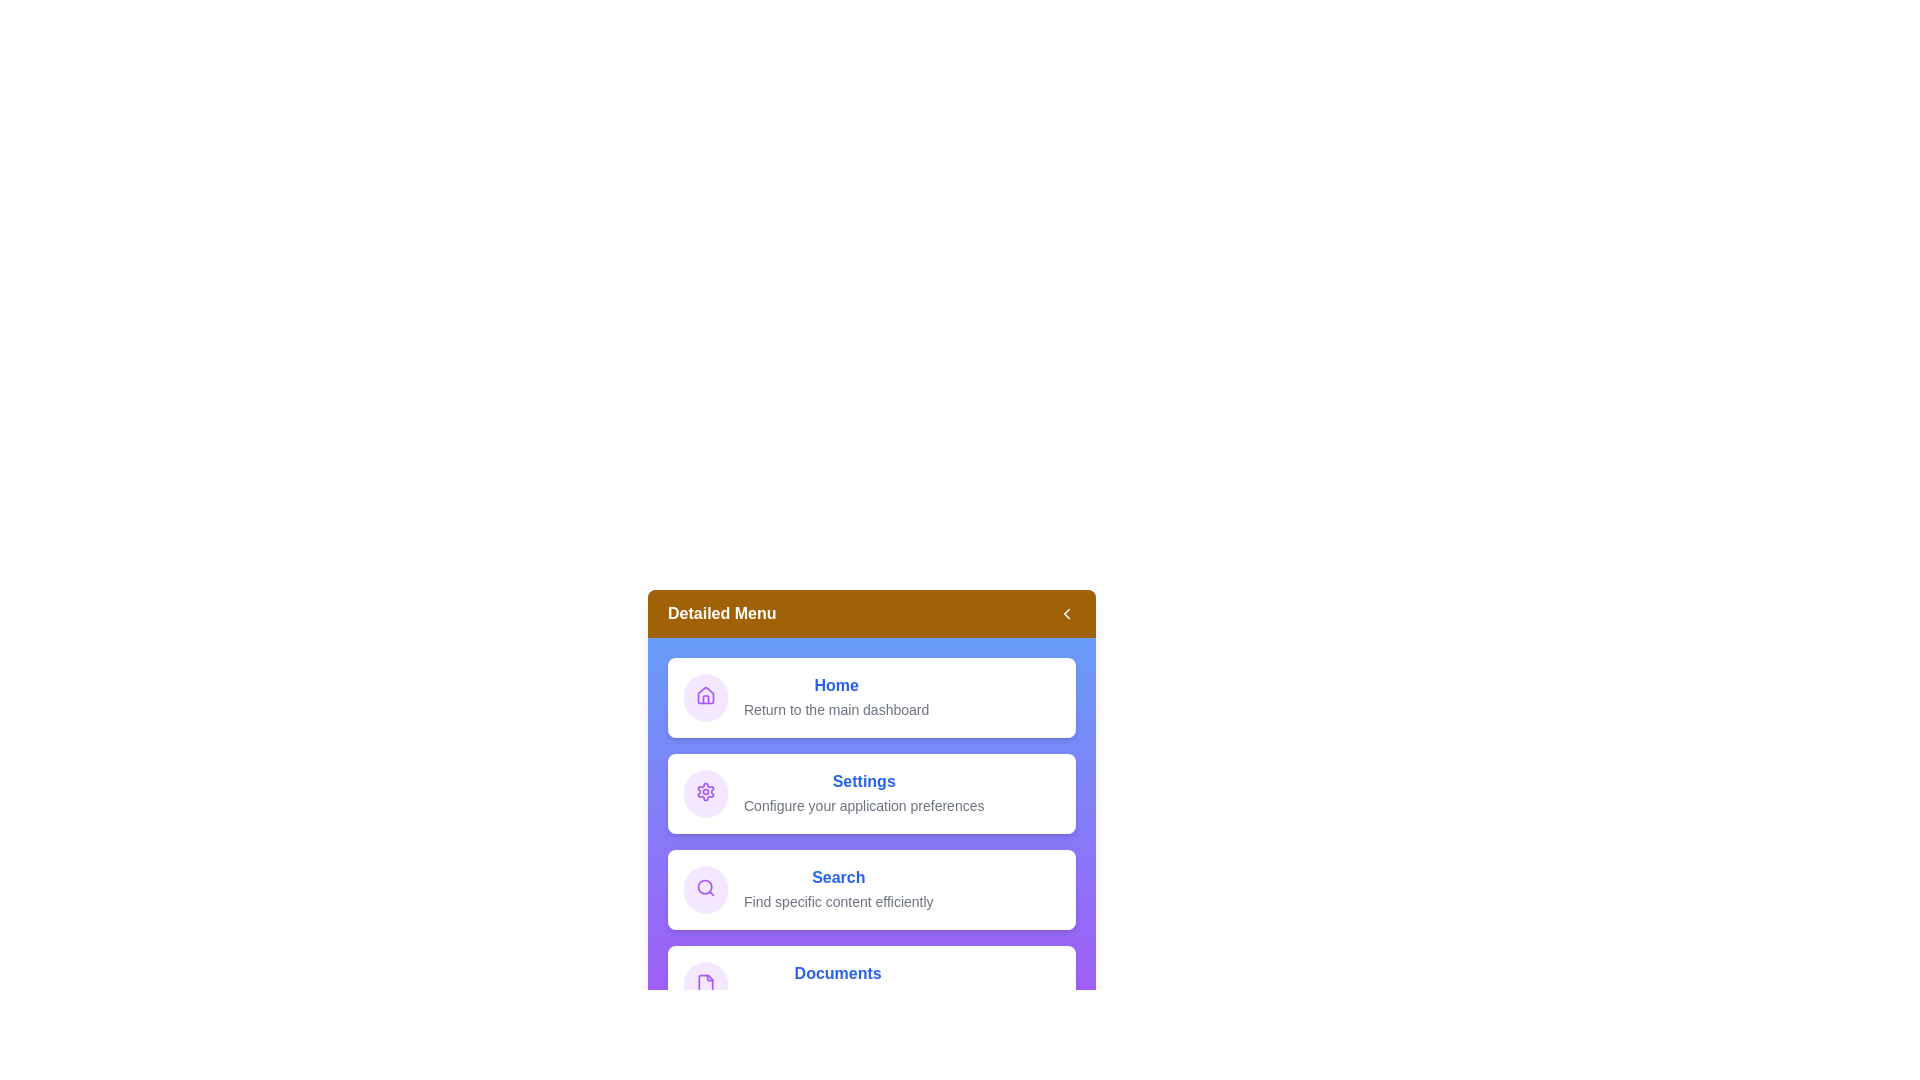 The height and width of the screenshot is (1080, 1920). Describe the element at coordinates (705, 889) in the screenshot. I see `the icon corresponding to Search in the menu` at that location.